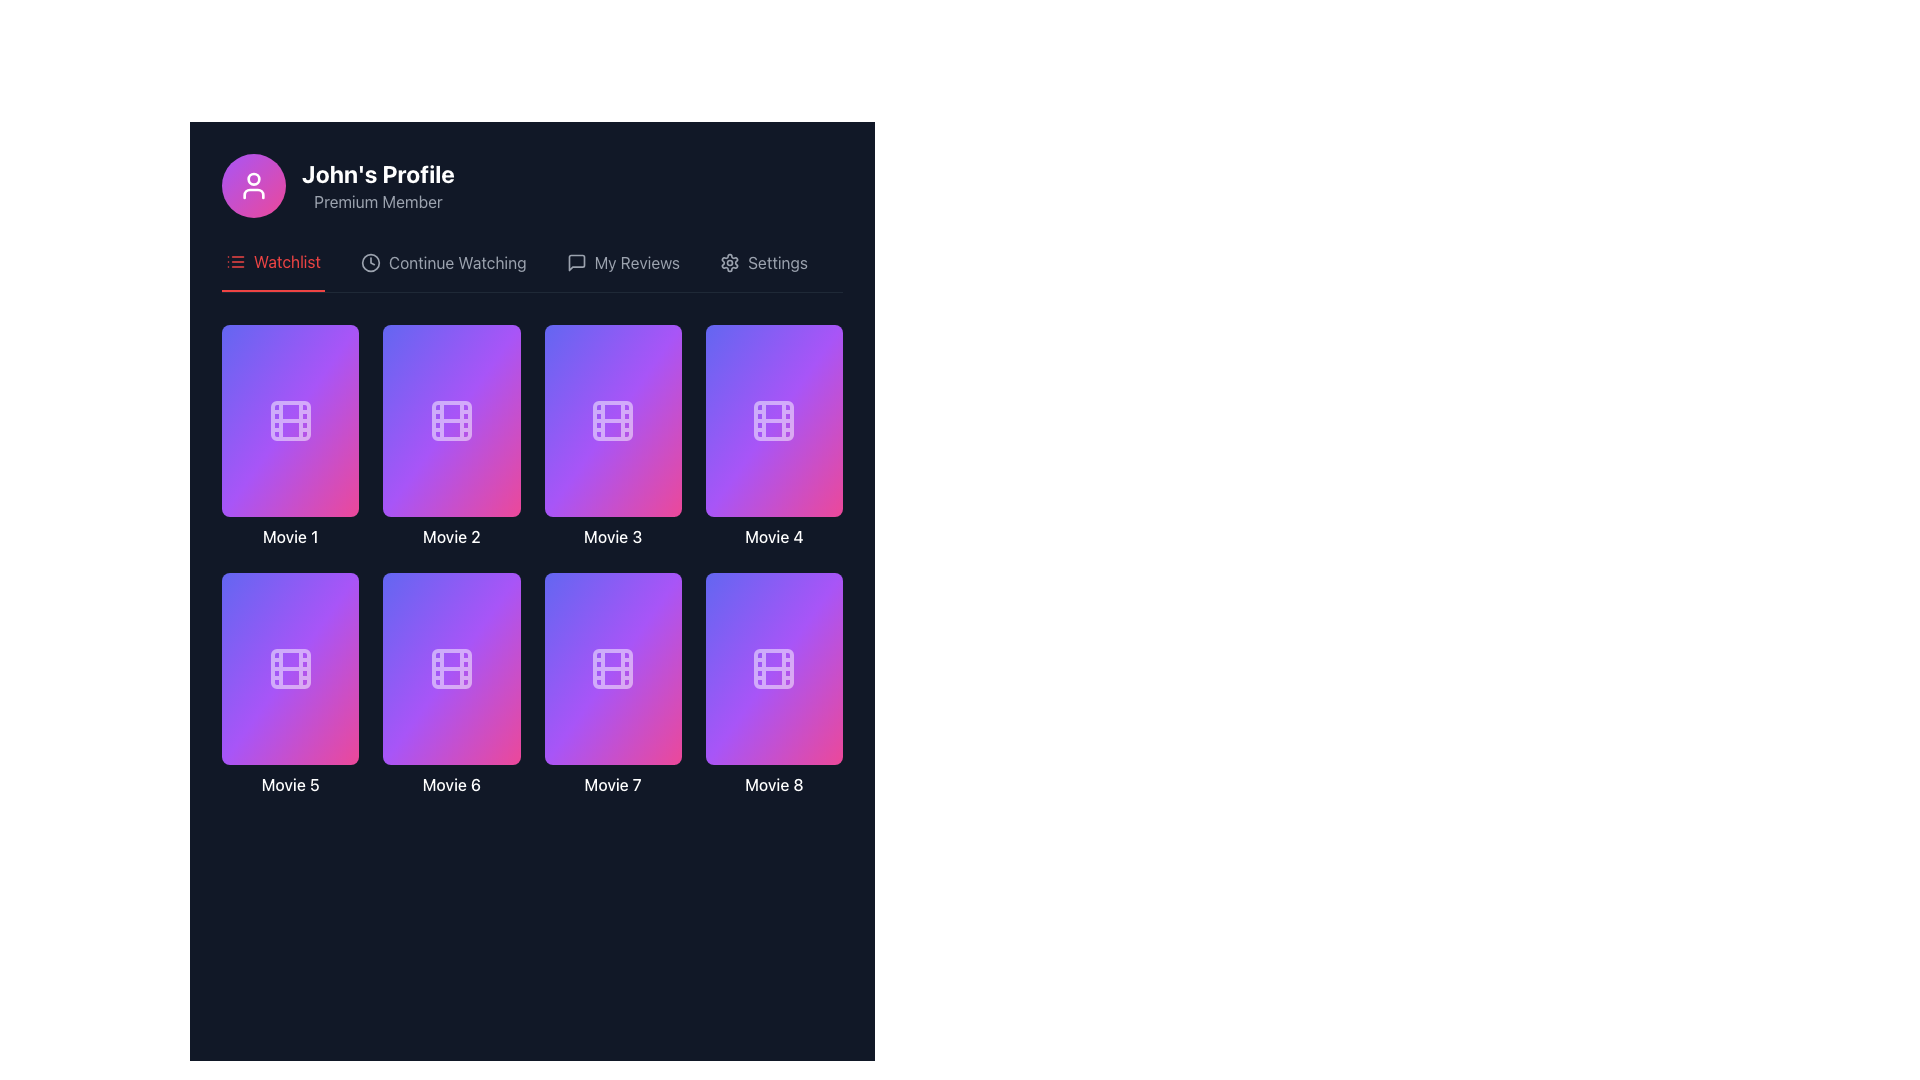 The height and width of the screenshot is (1080, 1920). Describe the element at coordinates (773, 668) in the screenshot. I see `the filmstrip icon located in the bottom-right tile of the movie selection area` at that location.